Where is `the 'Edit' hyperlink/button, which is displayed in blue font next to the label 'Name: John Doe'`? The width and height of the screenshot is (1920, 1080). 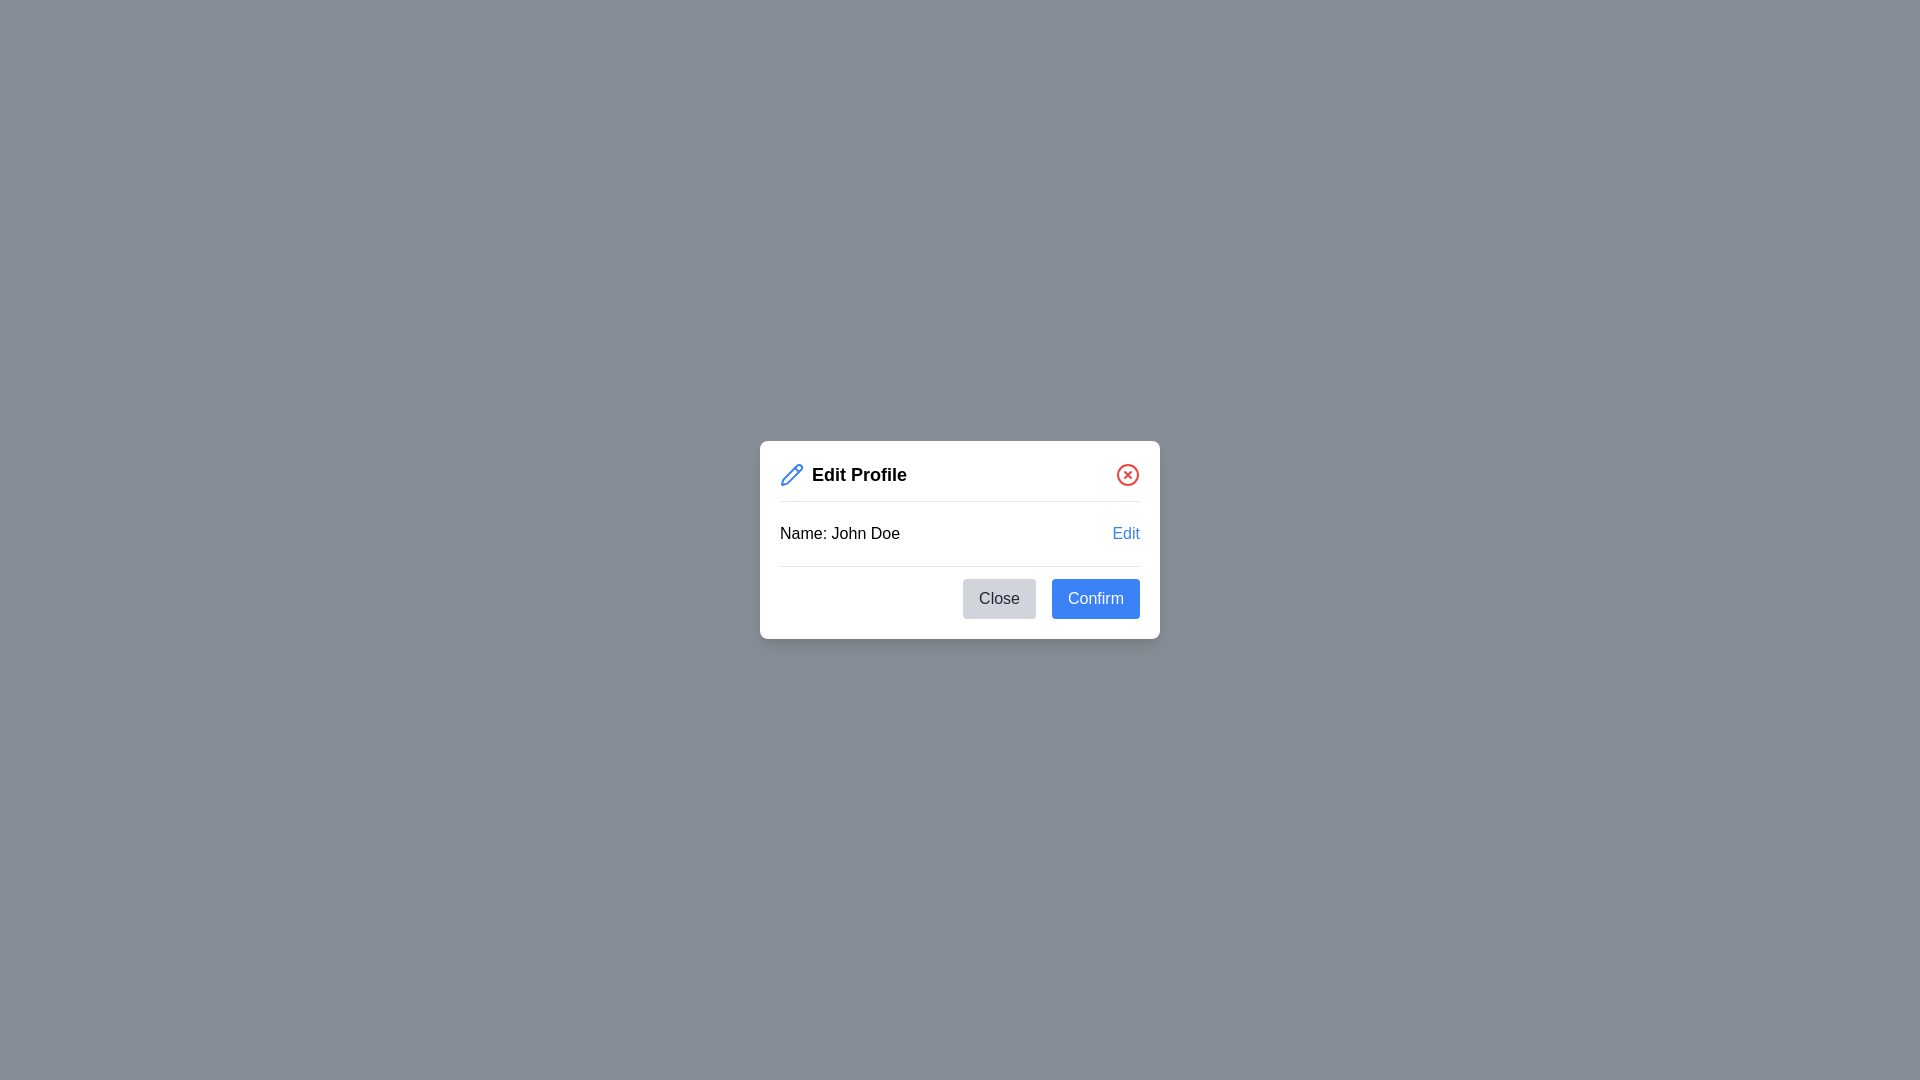
the 'Edit' hyperlink/button, which is displayed in blue font next to the label 'Name: John Doe' is located at coordinates (1126, 532).